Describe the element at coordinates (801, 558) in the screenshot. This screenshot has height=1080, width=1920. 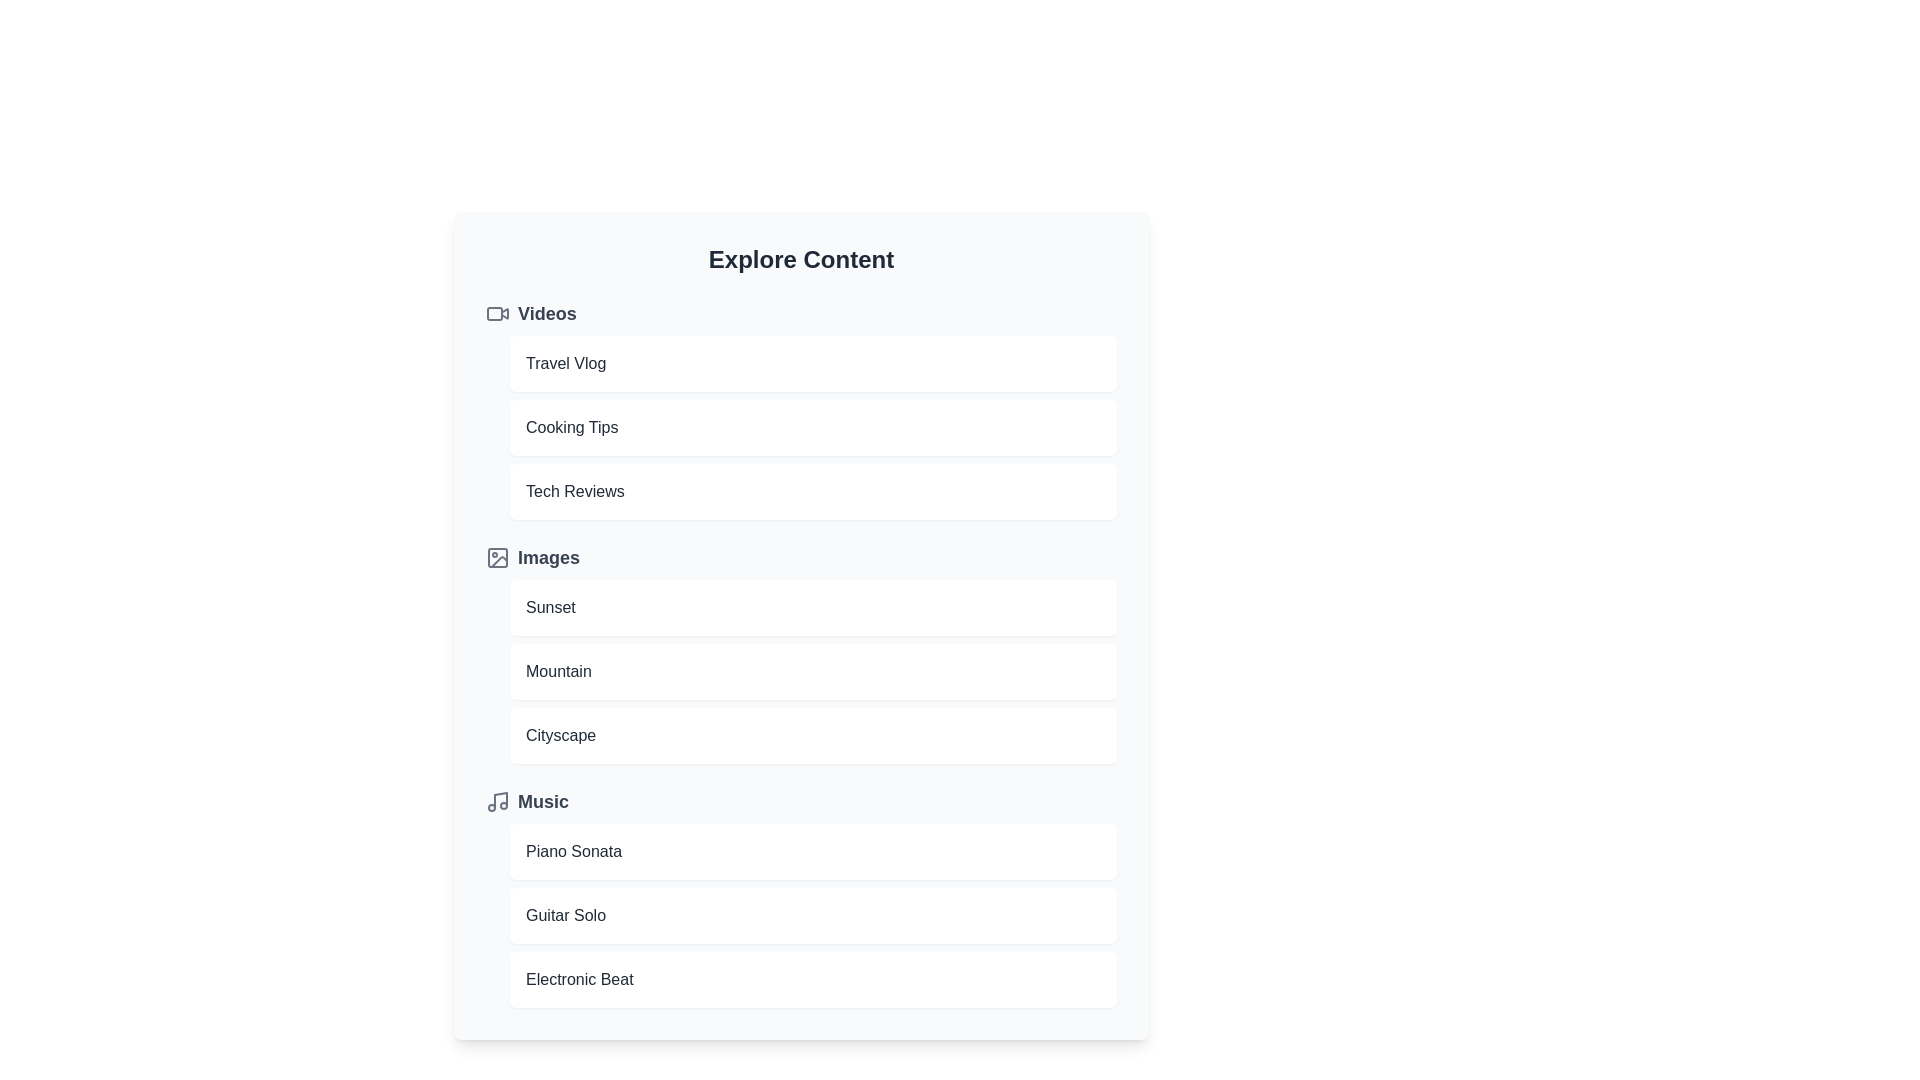
I see `the category Images to toggle its visibility` at that location.